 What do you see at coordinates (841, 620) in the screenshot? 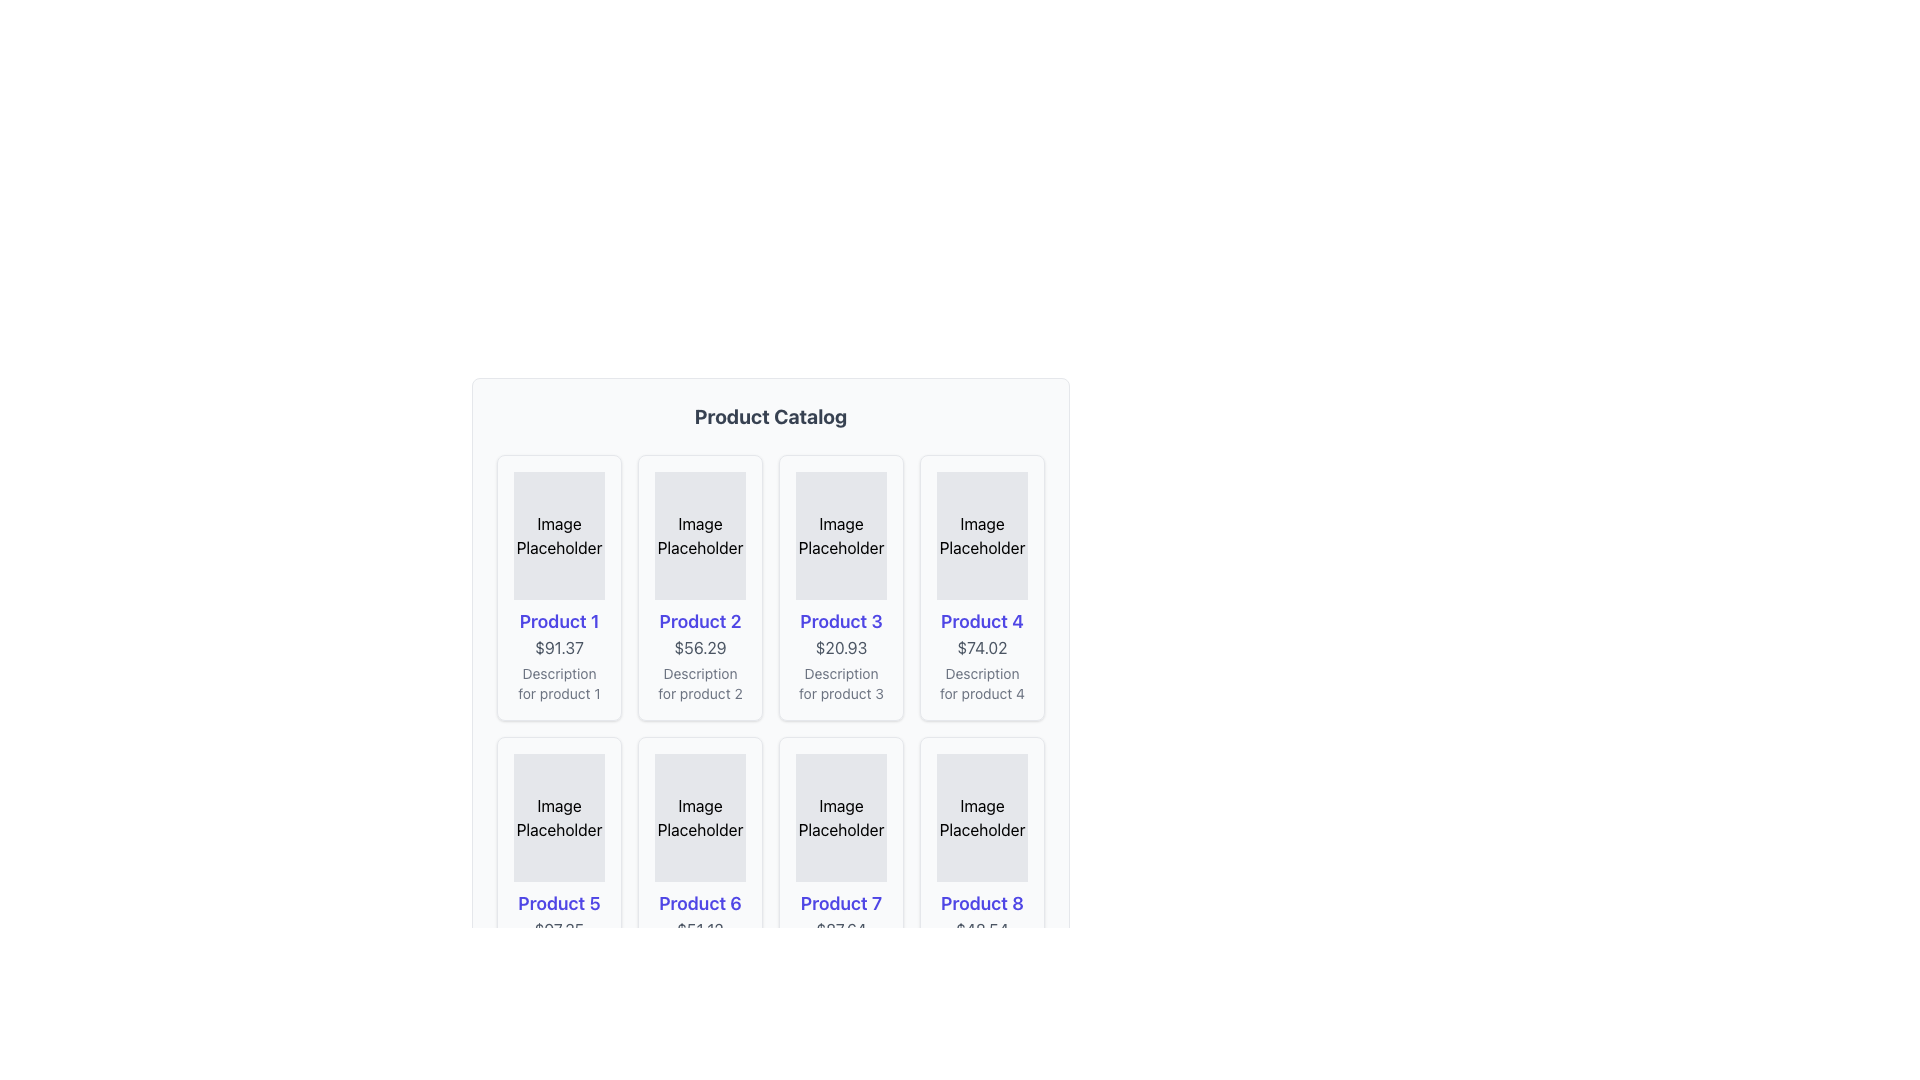
I see `the text label displaying 'Product 3', which is styled in bold indigo blue and located below an image placeholder, above the price and description of the product` at bounding box center [841, 620].